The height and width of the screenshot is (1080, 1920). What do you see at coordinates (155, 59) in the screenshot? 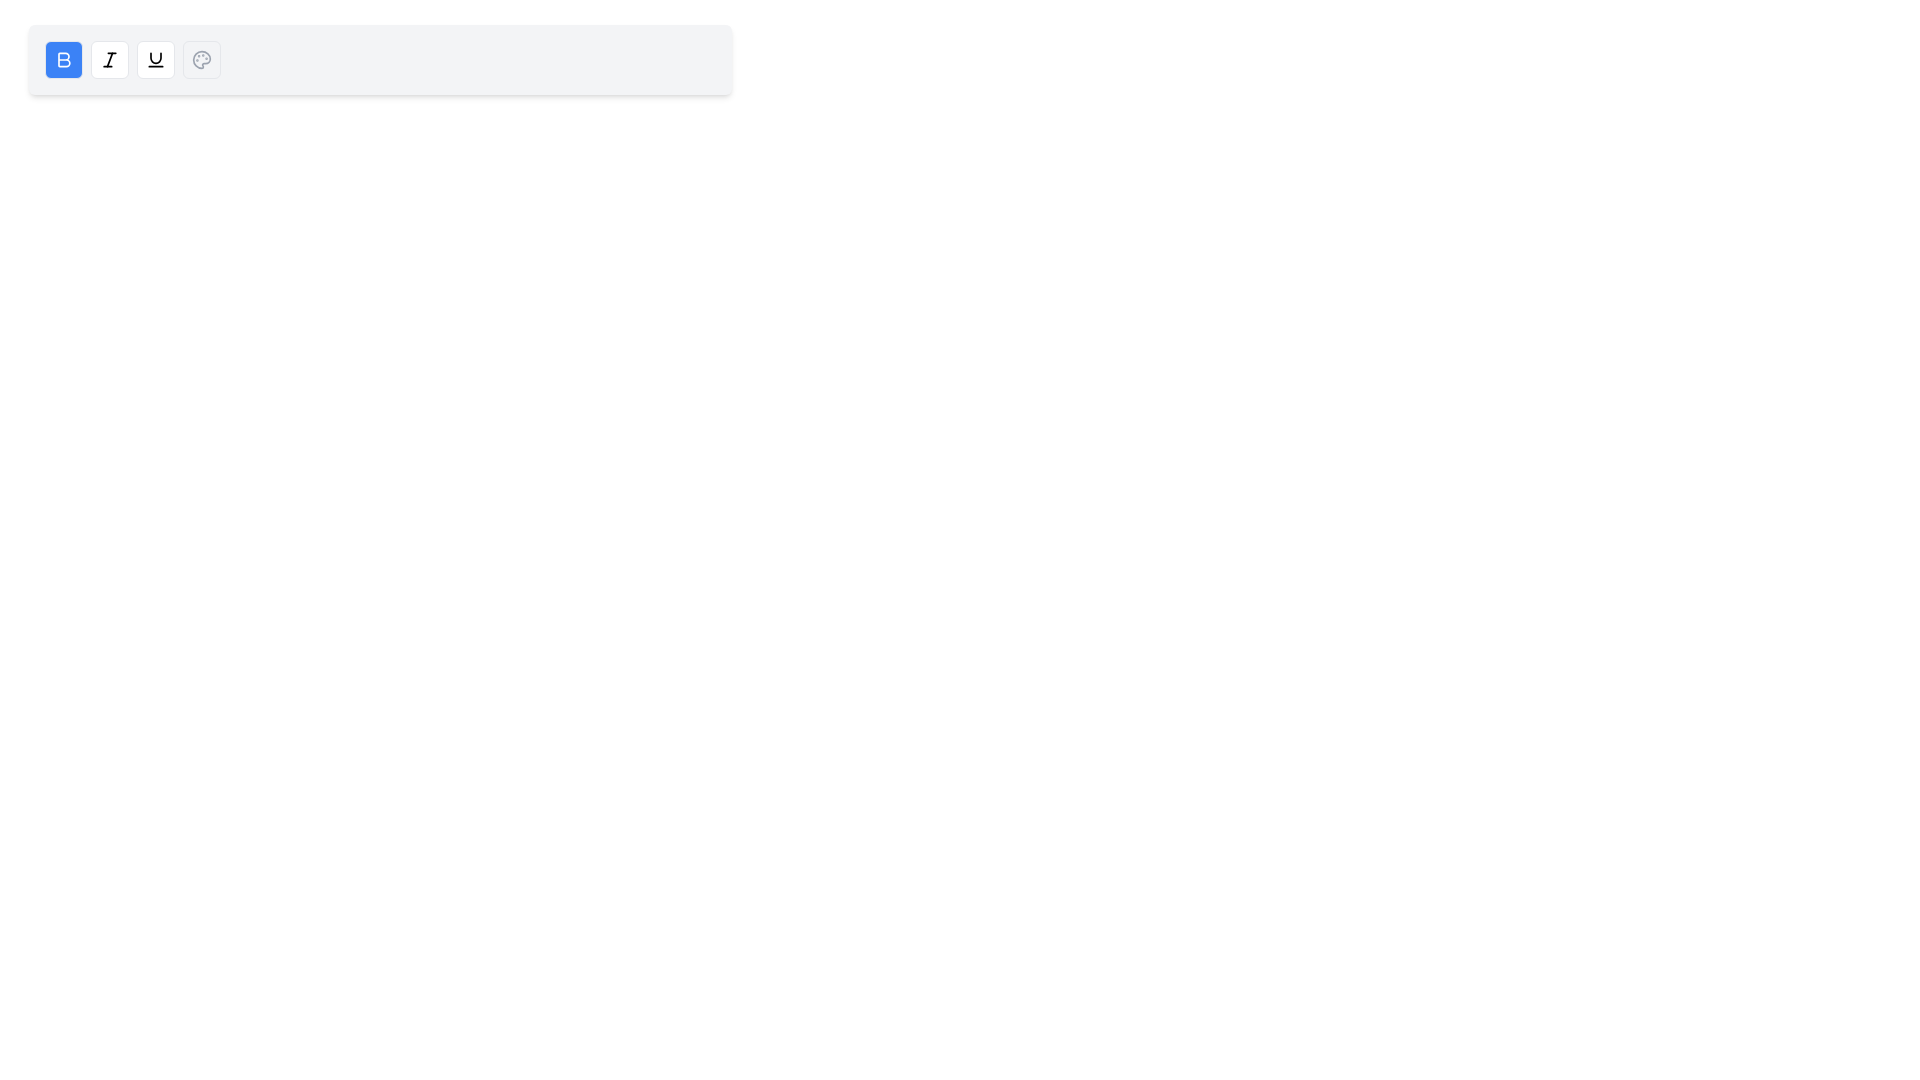
I see `the underline icon located` at bounding box center [155, 59].